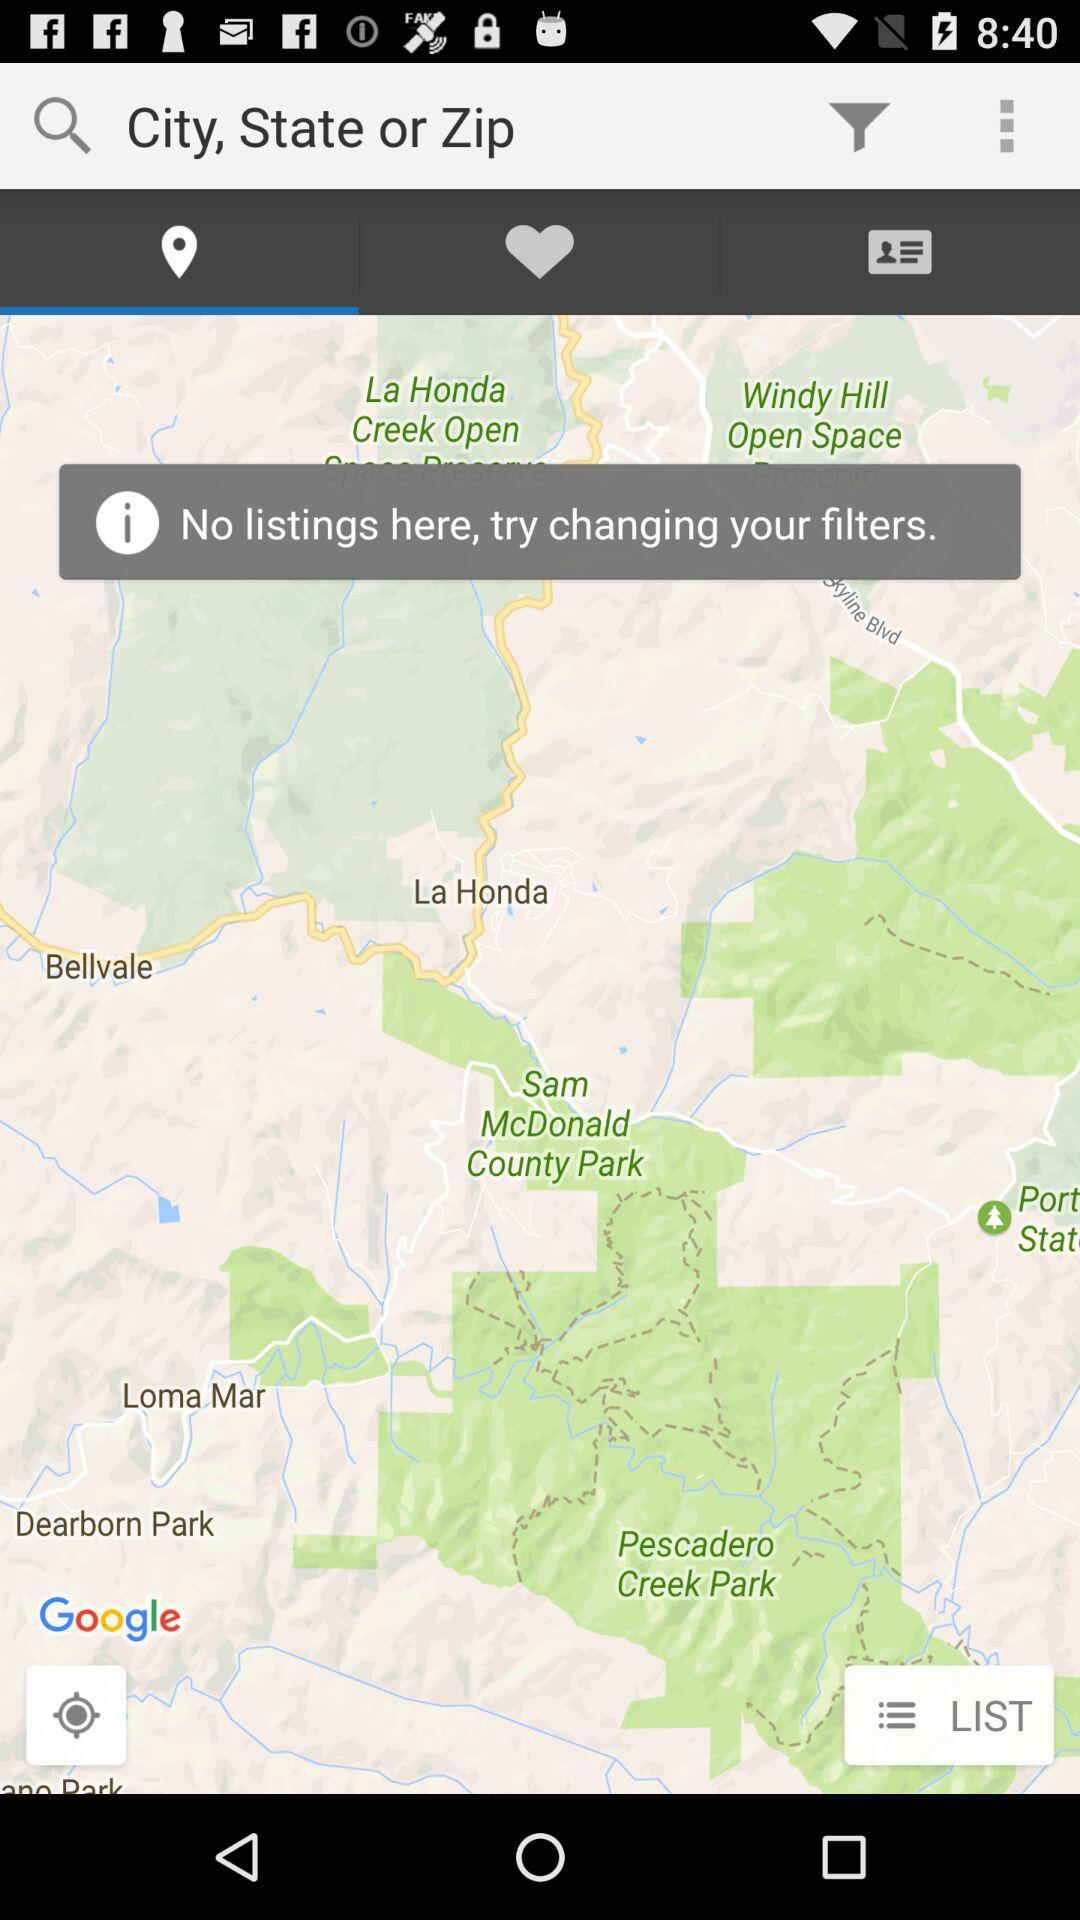  What do you see at coordinates (948, 1716) in the screenshot?
I see `app below no listings here app` at bounding box center [948, 1716].